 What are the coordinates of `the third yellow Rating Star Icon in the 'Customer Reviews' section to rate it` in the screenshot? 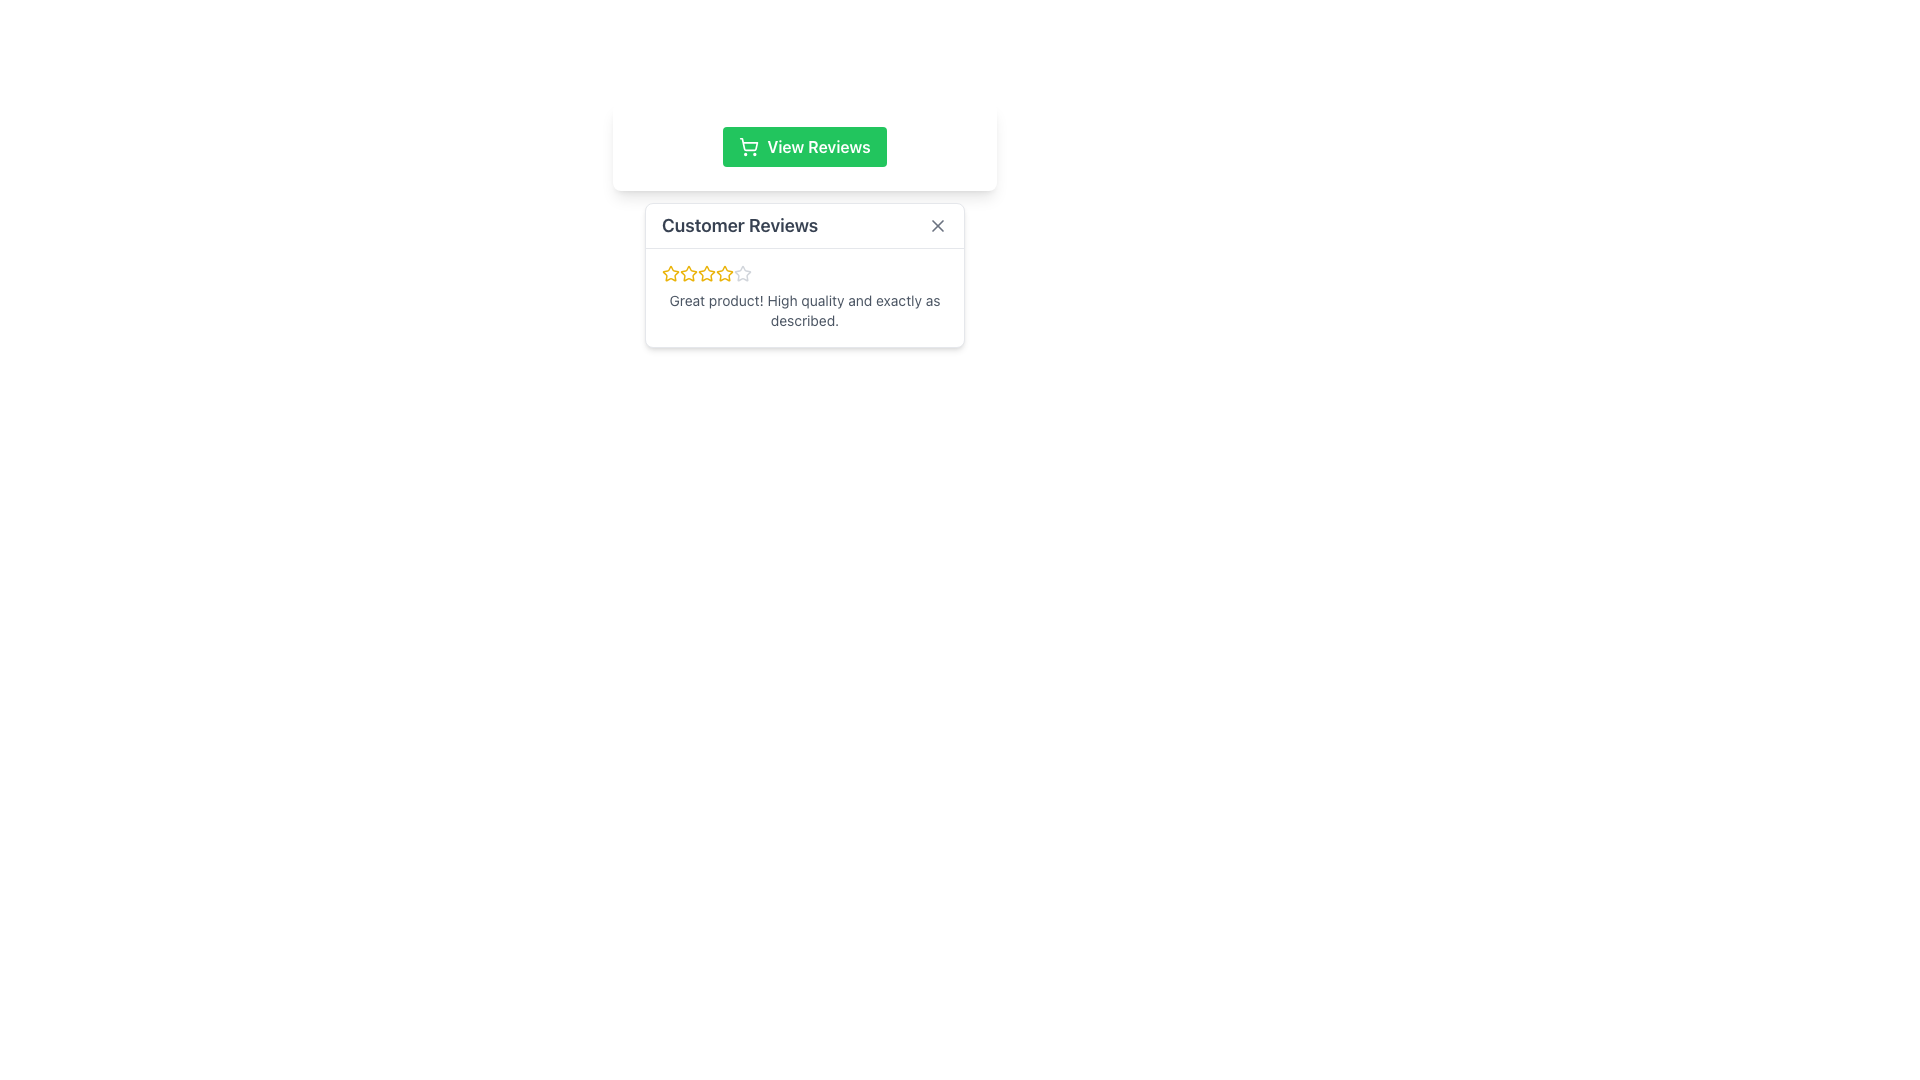 It's located at (723, 273).